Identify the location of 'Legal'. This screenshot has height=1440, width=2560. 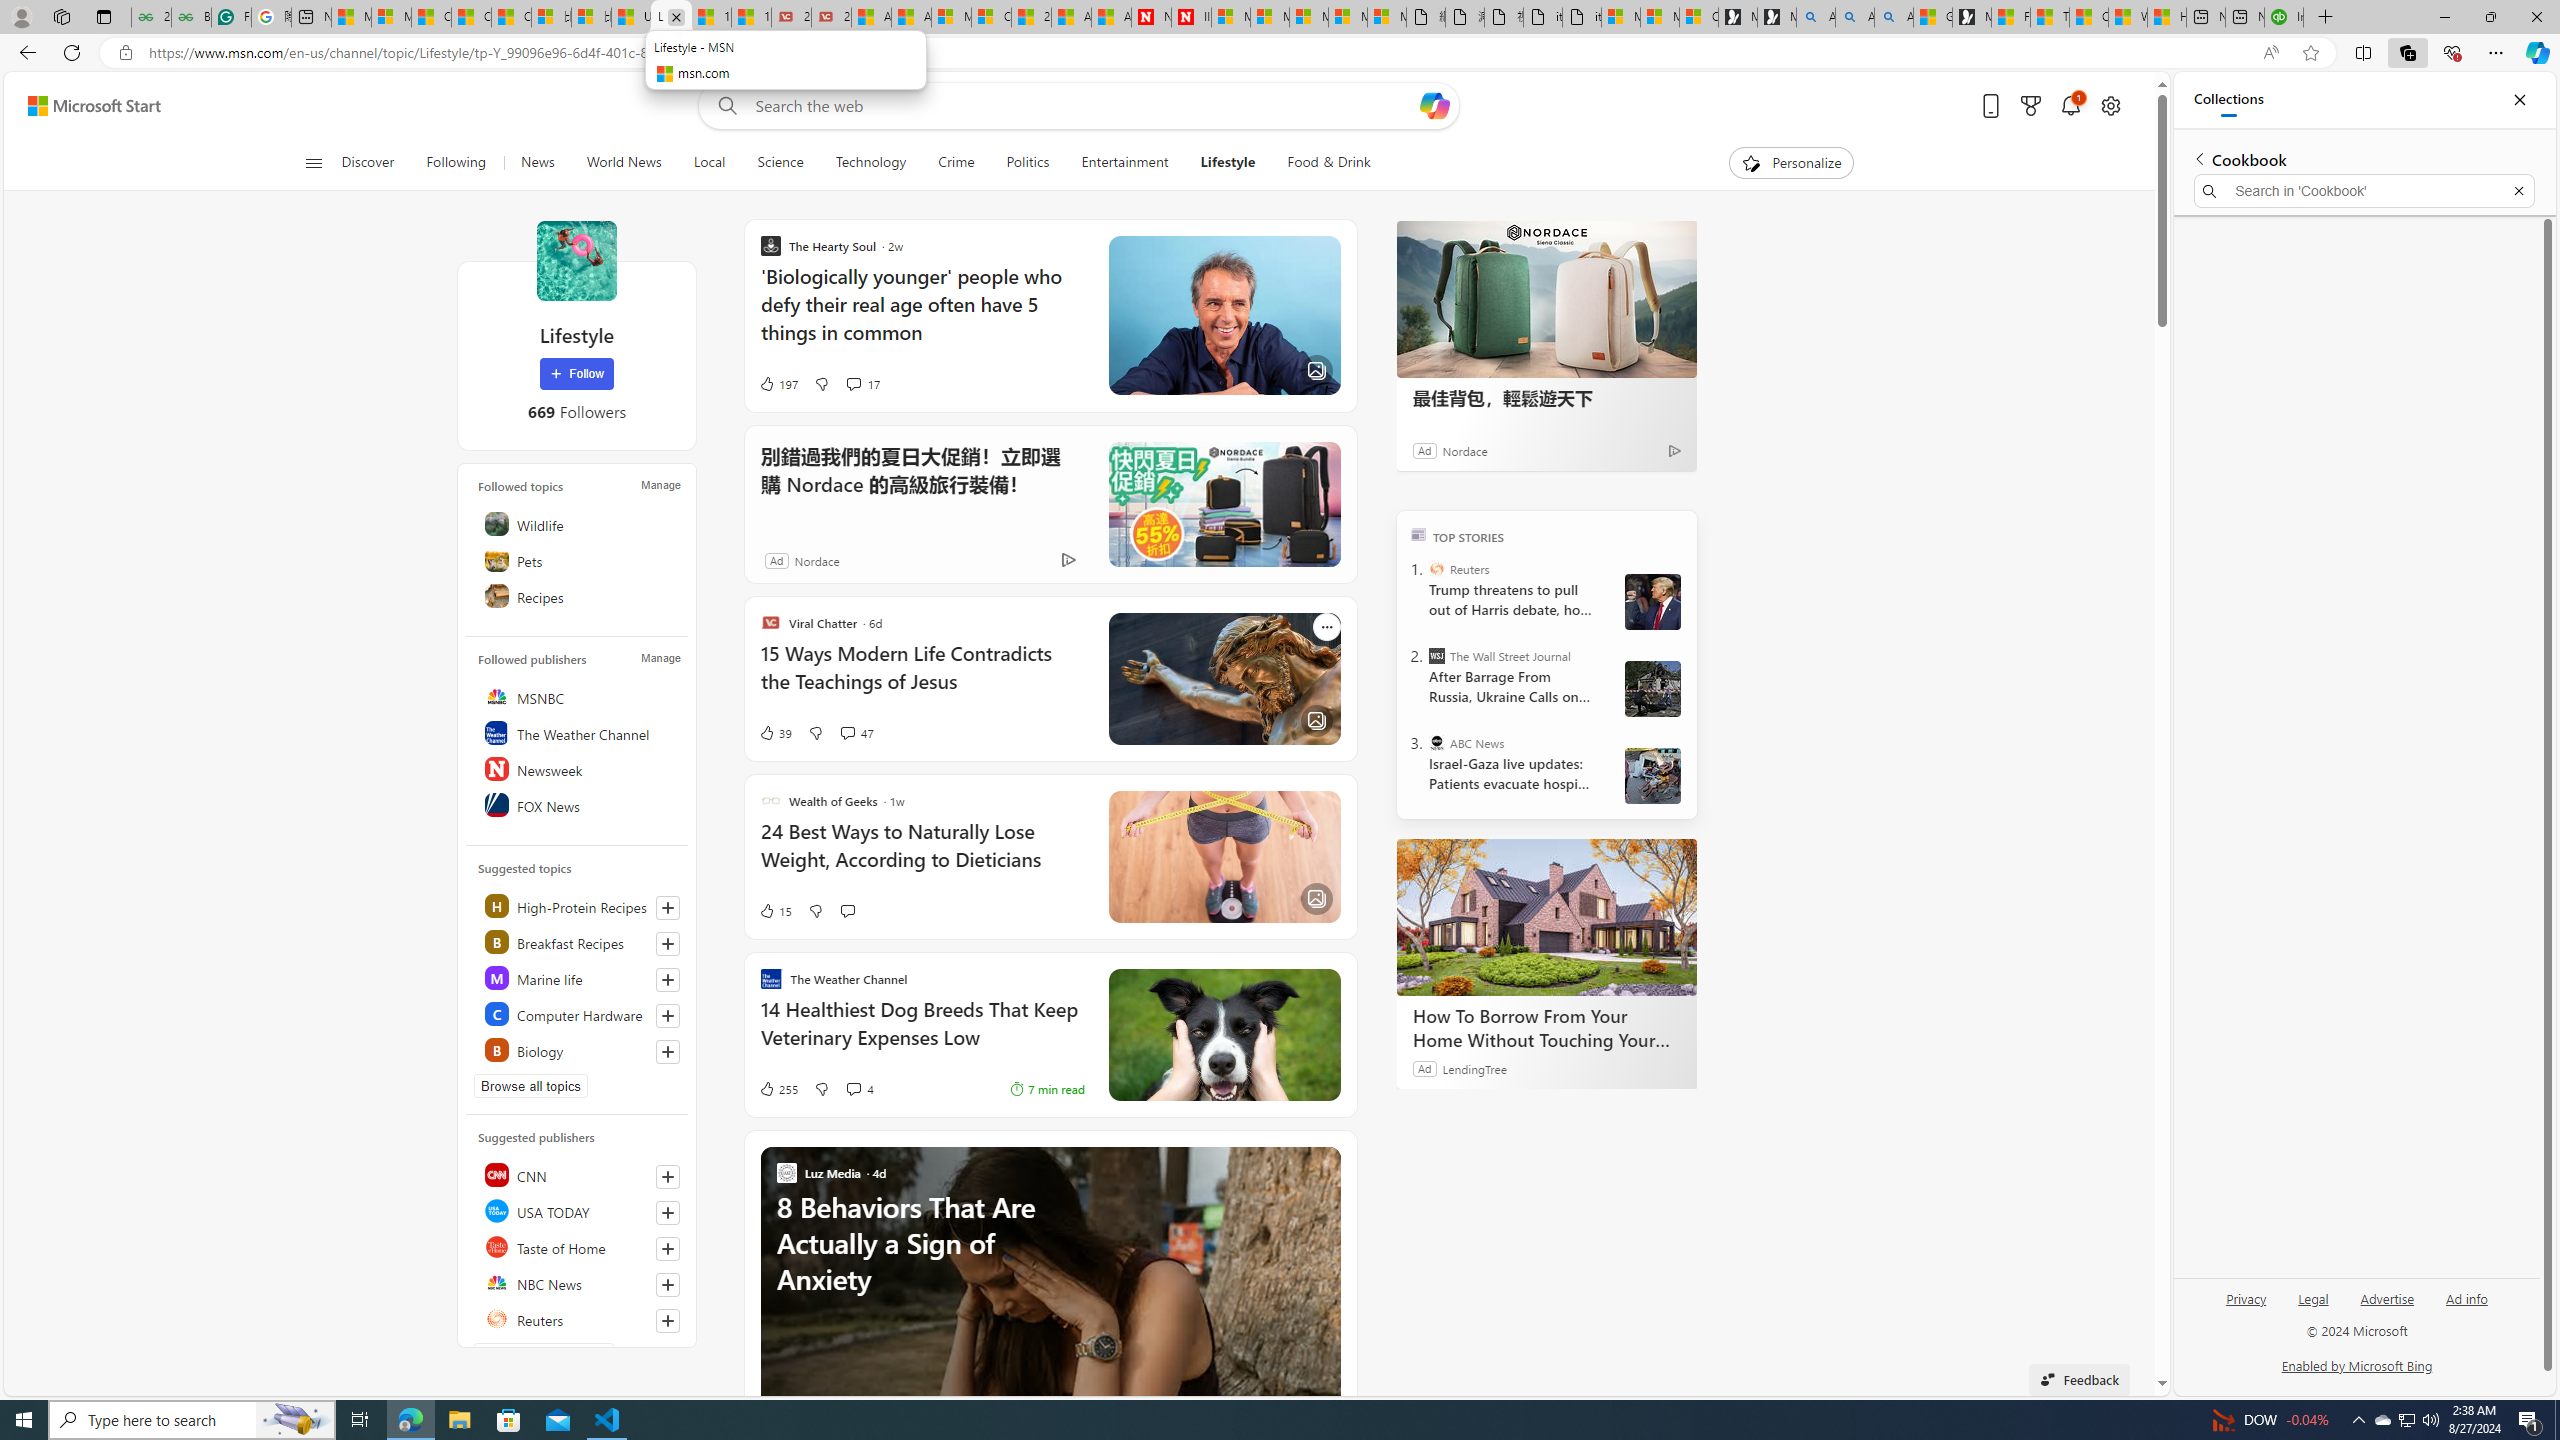
(2311, 1305).